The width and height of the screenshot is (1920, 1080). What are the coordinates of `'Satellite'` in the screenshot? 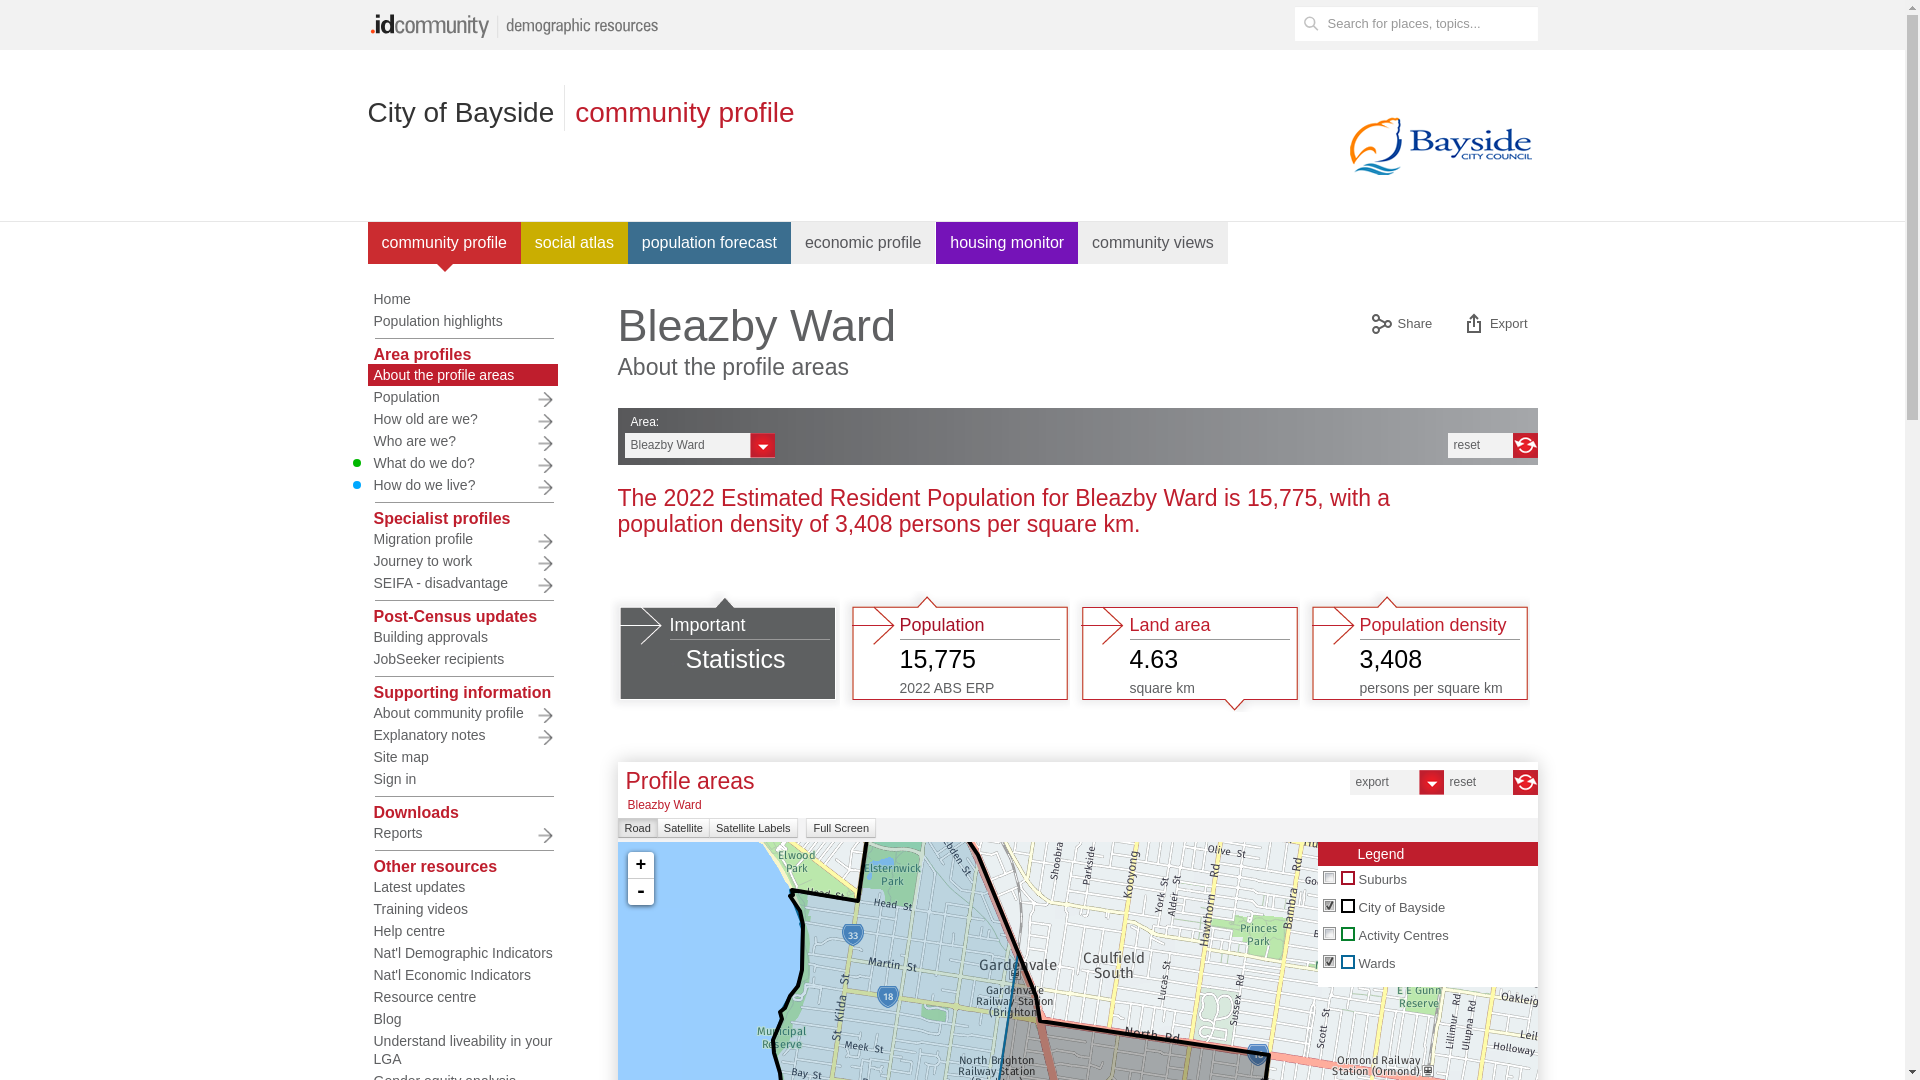 It's located at (683, 828).